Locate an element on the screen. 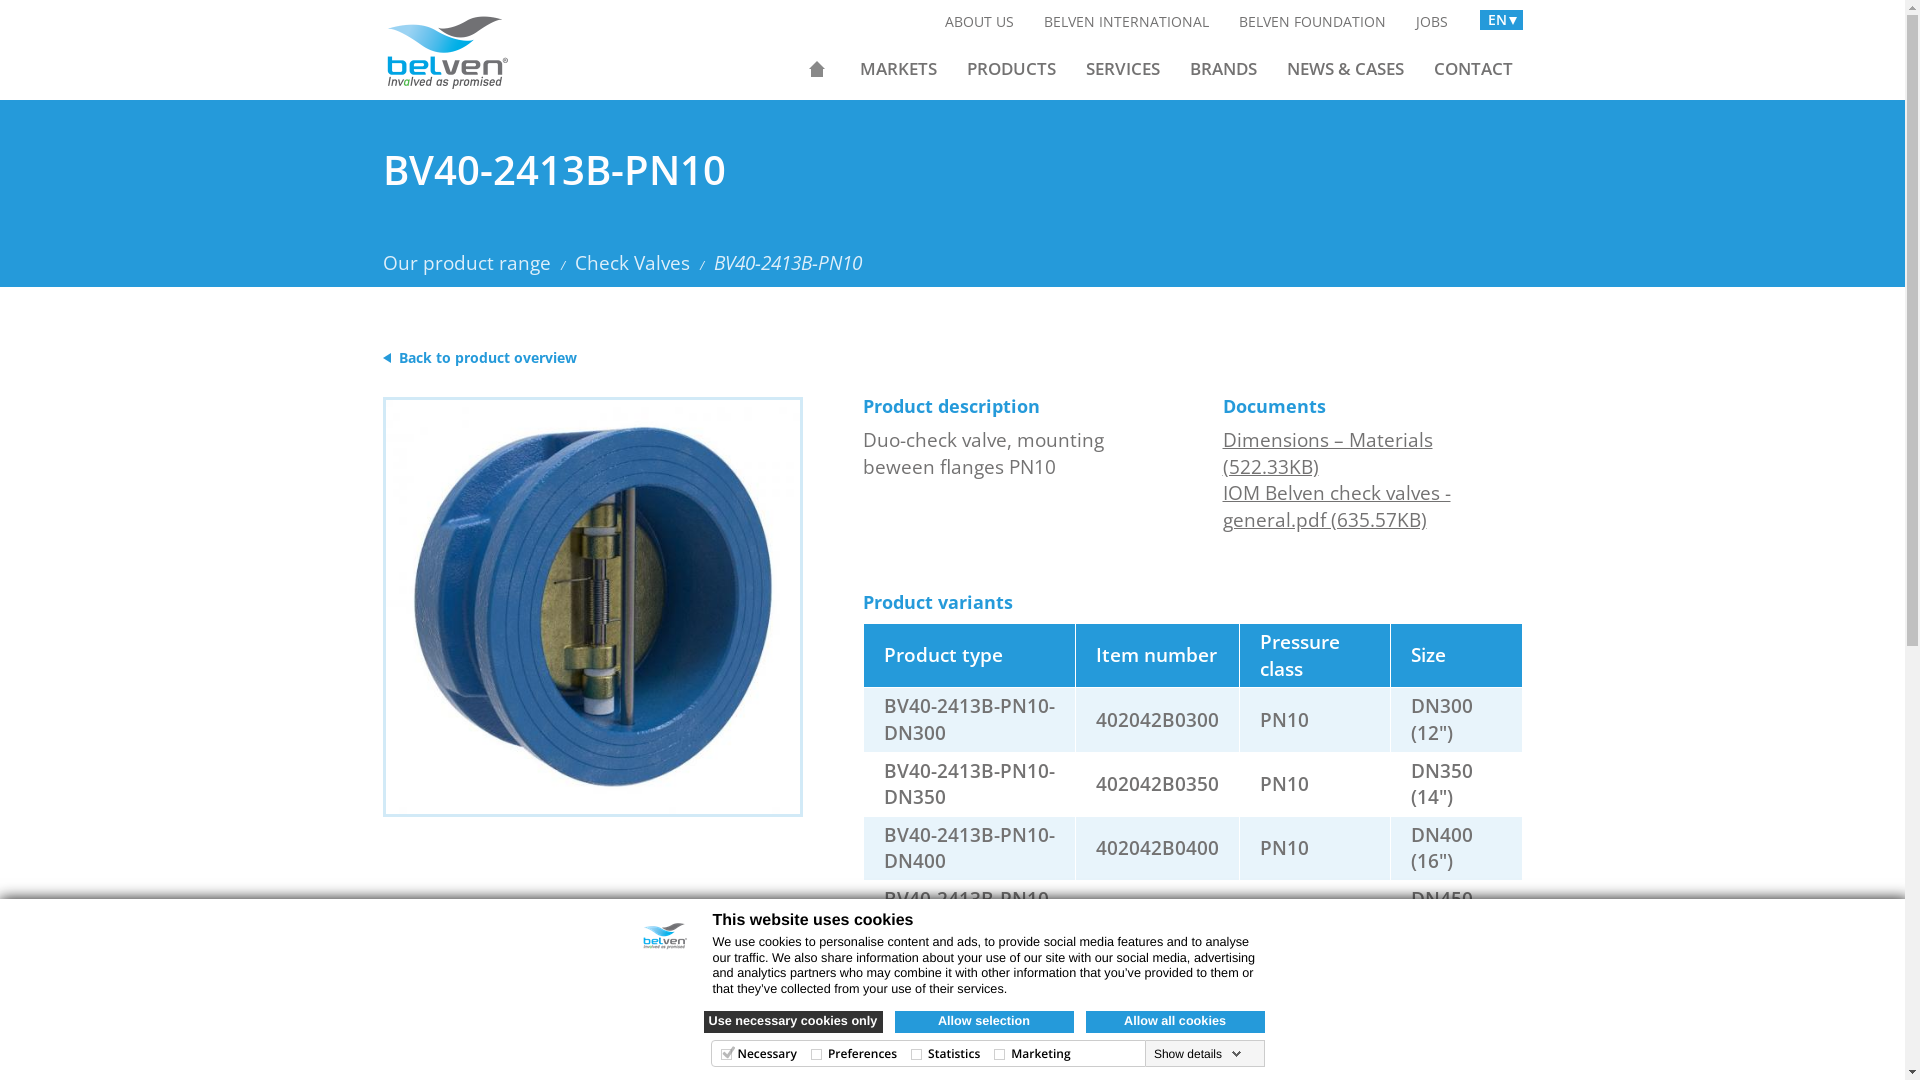 This screenshot has width=1920, height=1080. 'Back to product overview' is located at coordinates (478, 357).